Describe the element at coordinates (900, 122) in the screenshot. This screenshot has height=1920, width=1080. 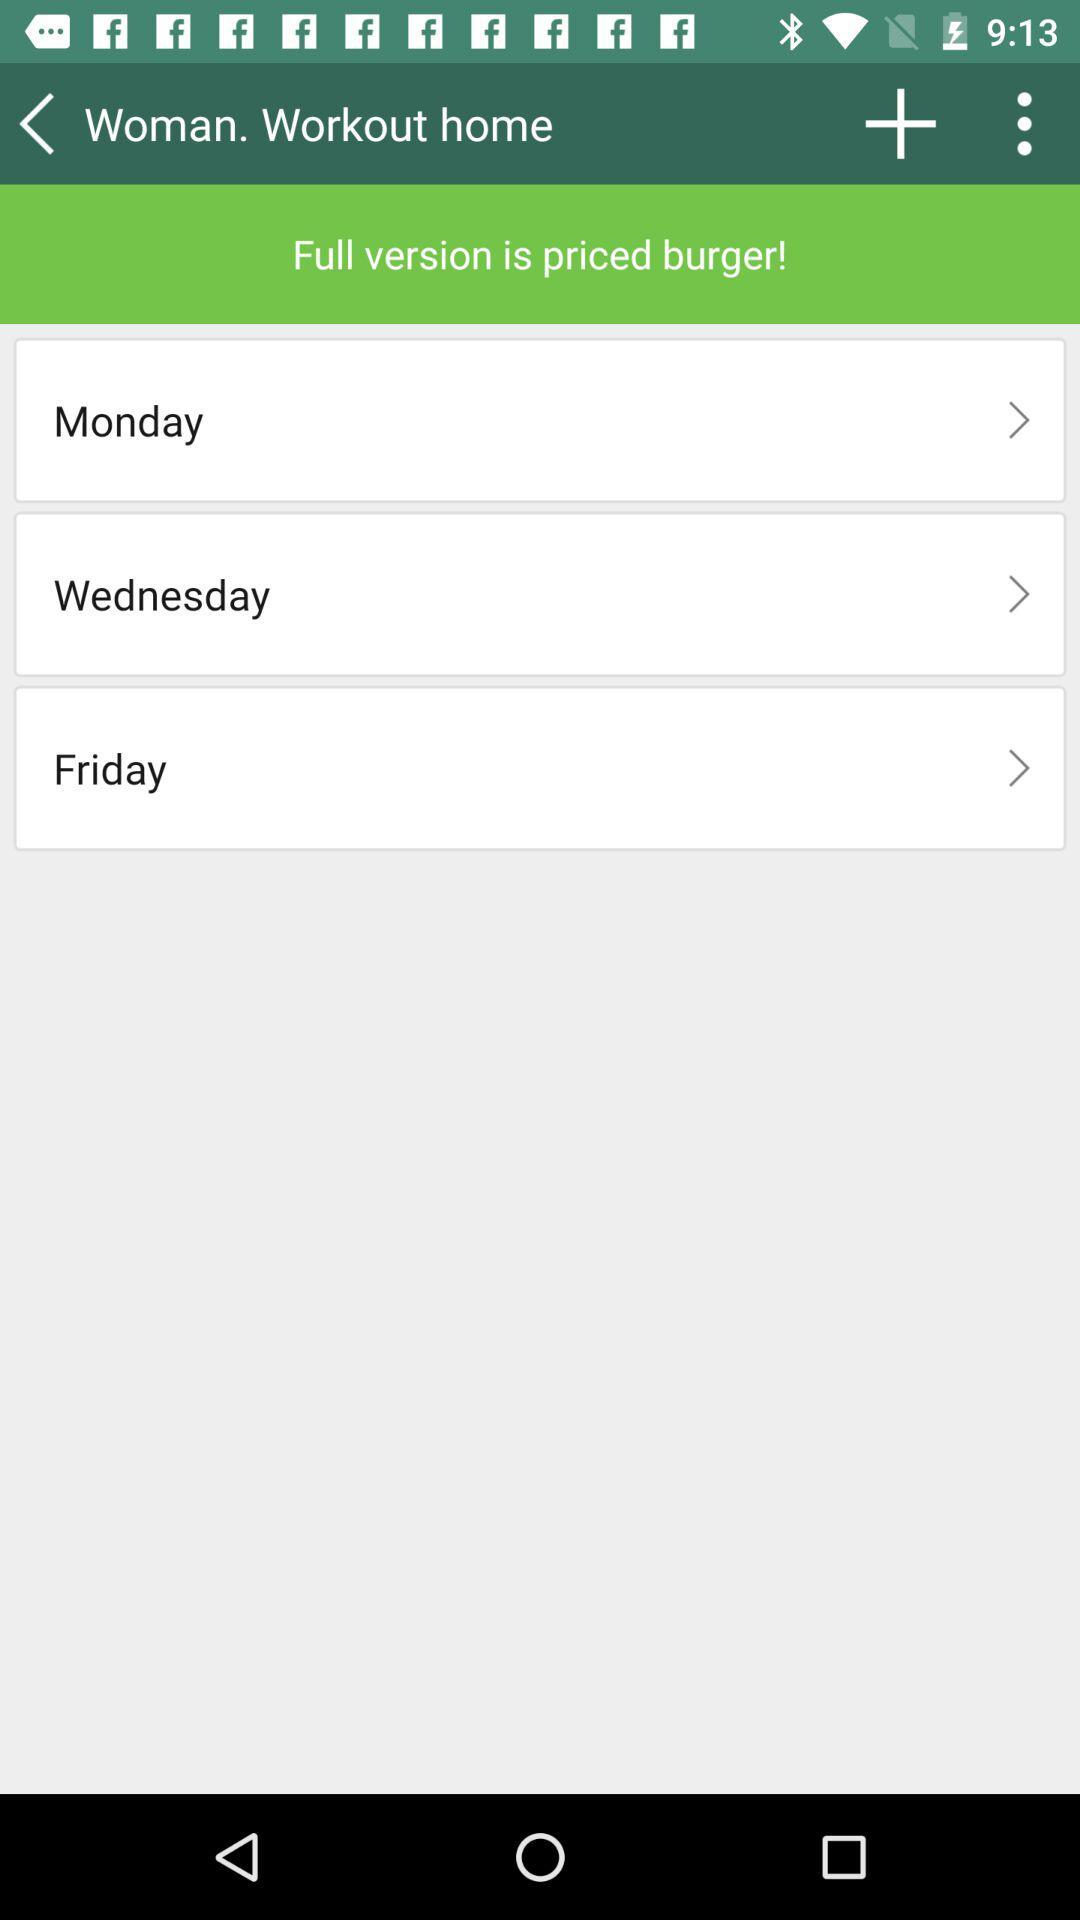
I see `item next to the woman. workout home item` at that location.